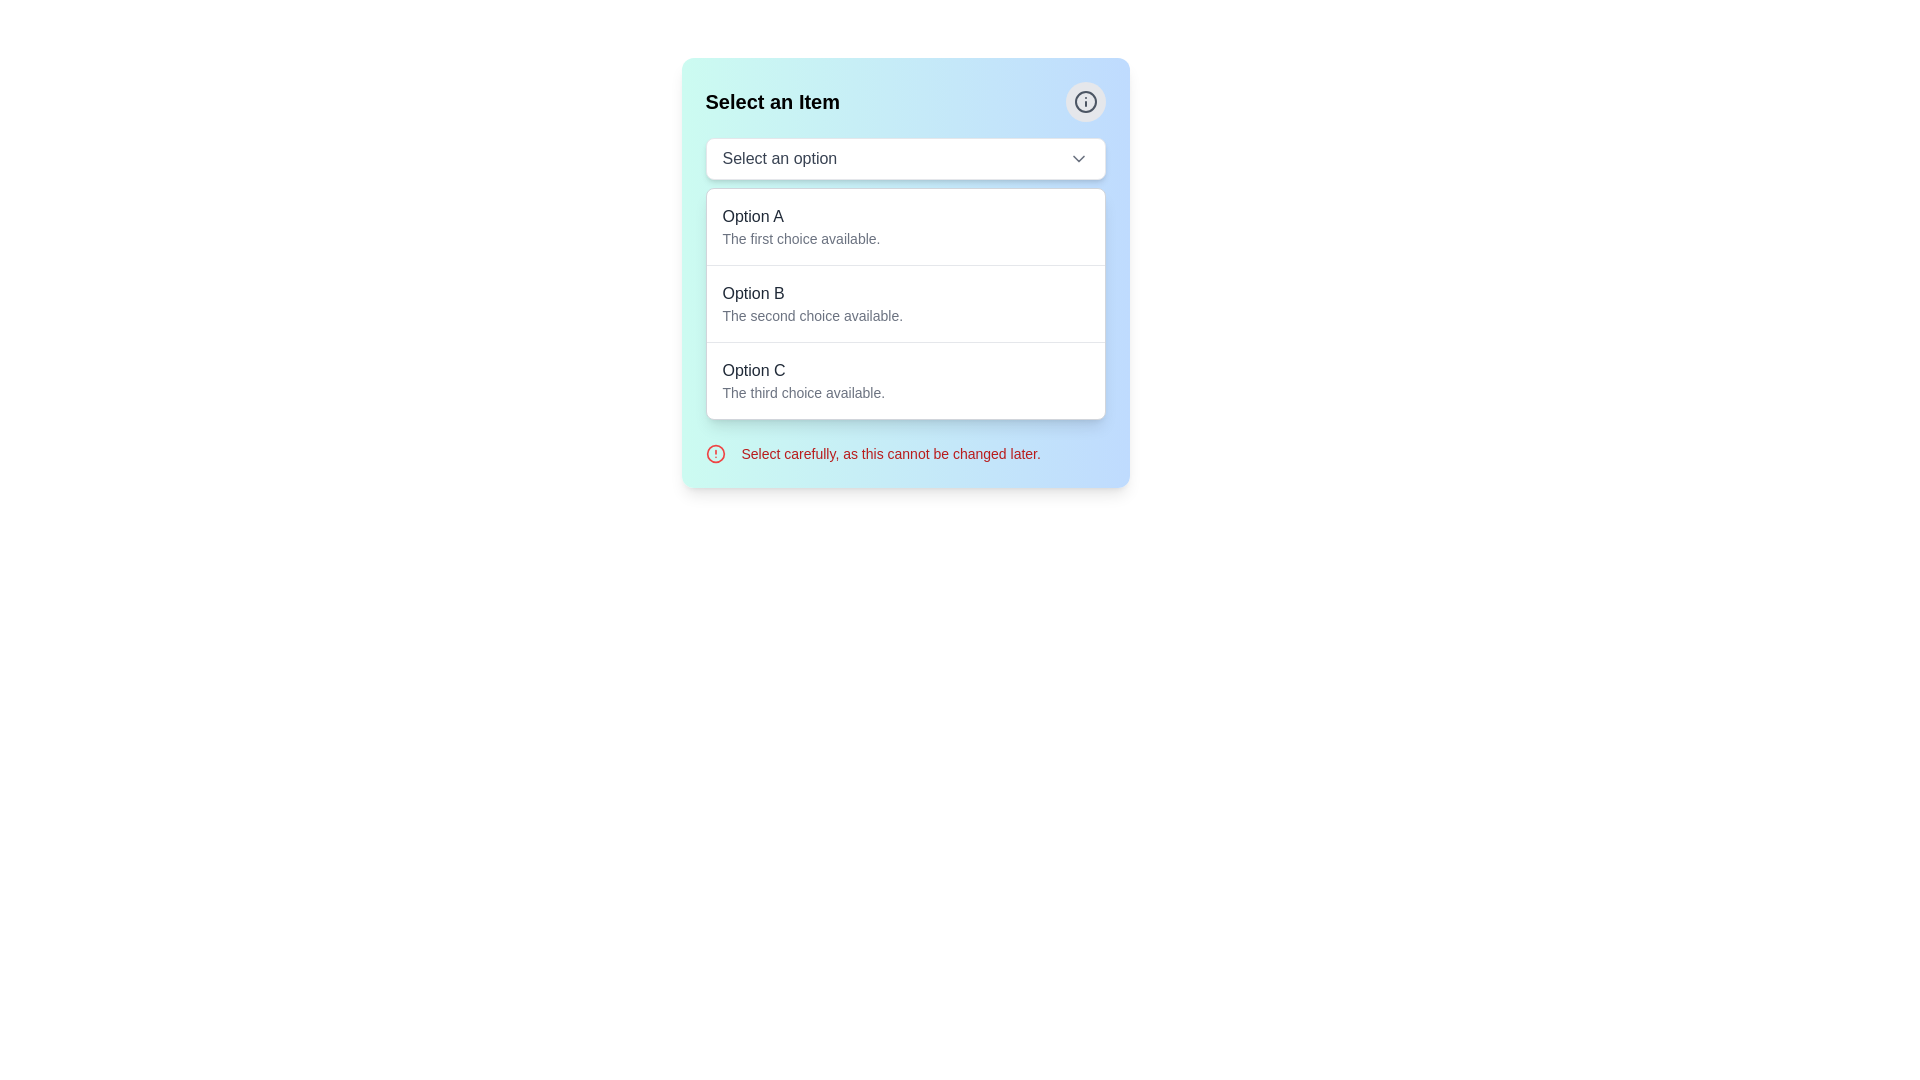 The width and height of the screenshot is (1920, 1080). I want to click on the informational text that reads 'The third choice available.' located under 'Option C' in the dropdown selection interface, so click(803, 393).